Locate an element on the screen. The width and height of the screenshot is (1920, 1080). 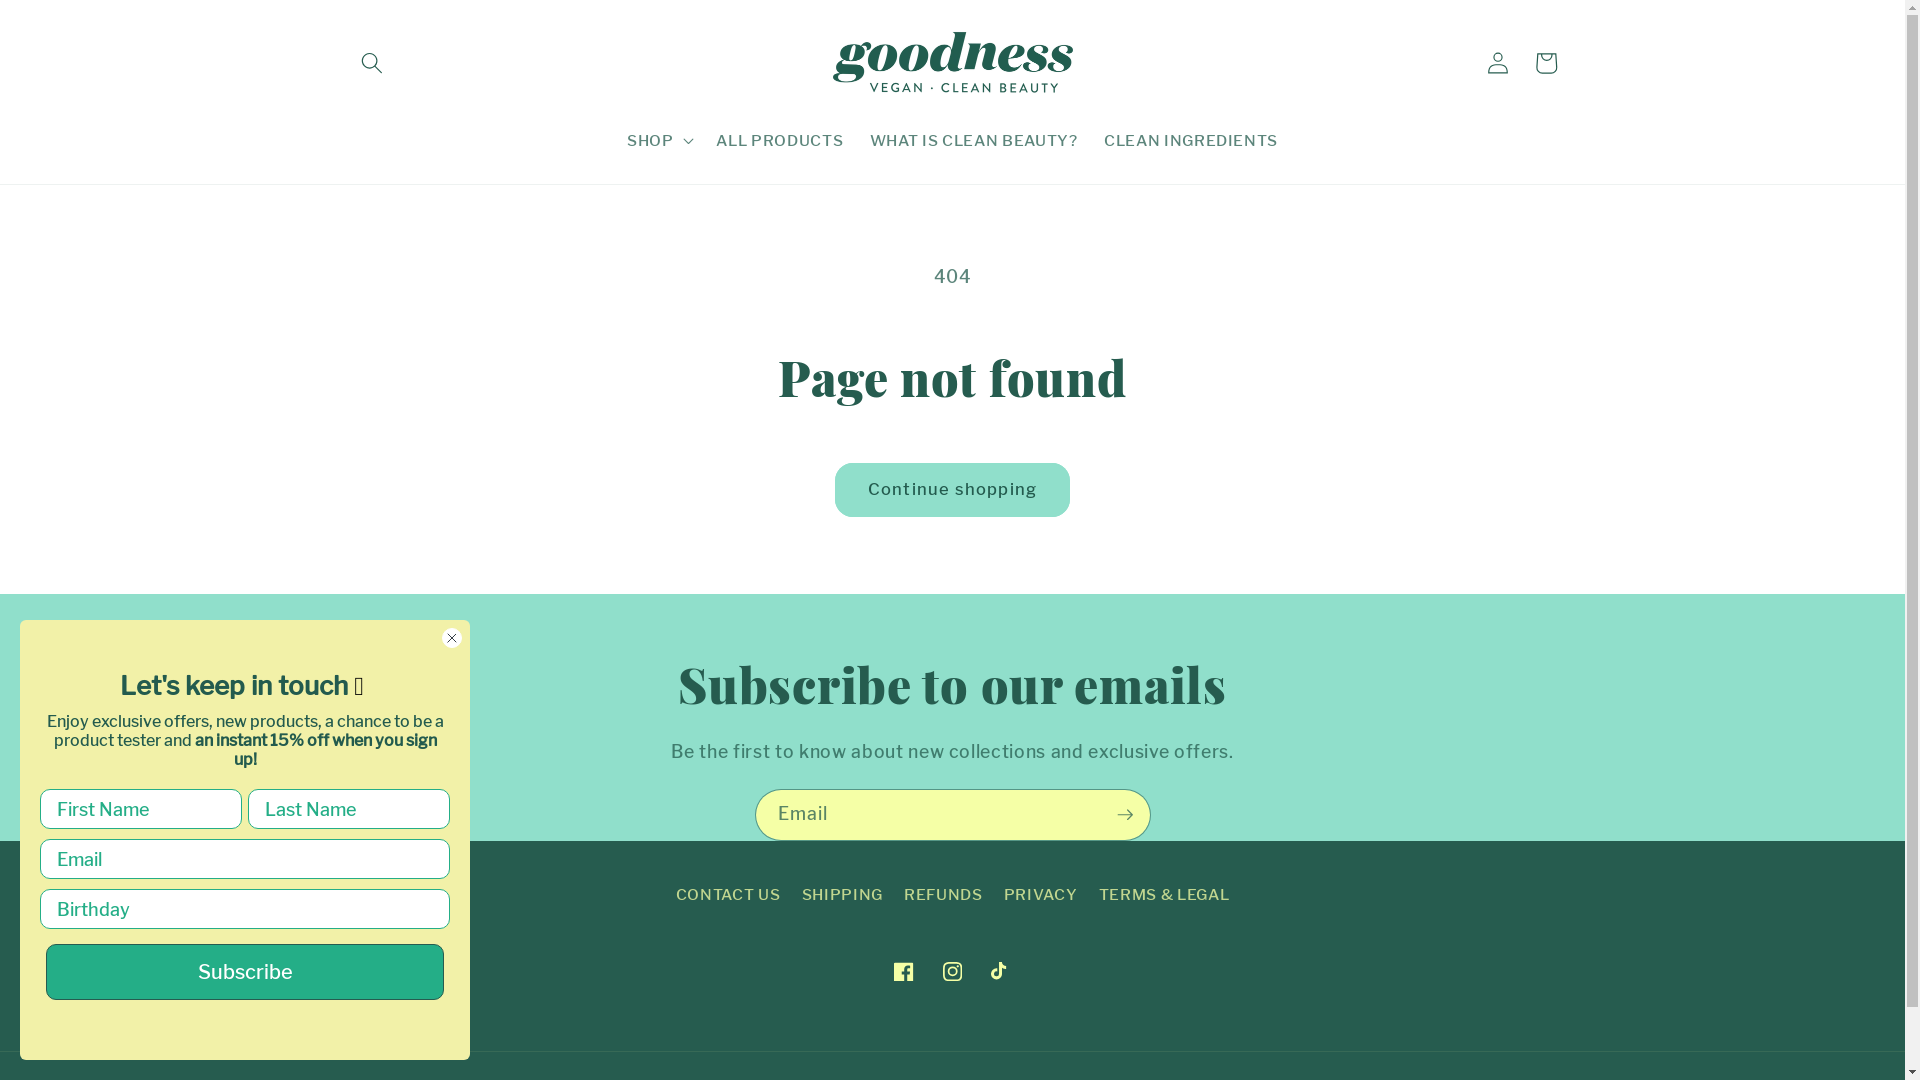
'REFUNDS' is located at coordinates (902, 894).